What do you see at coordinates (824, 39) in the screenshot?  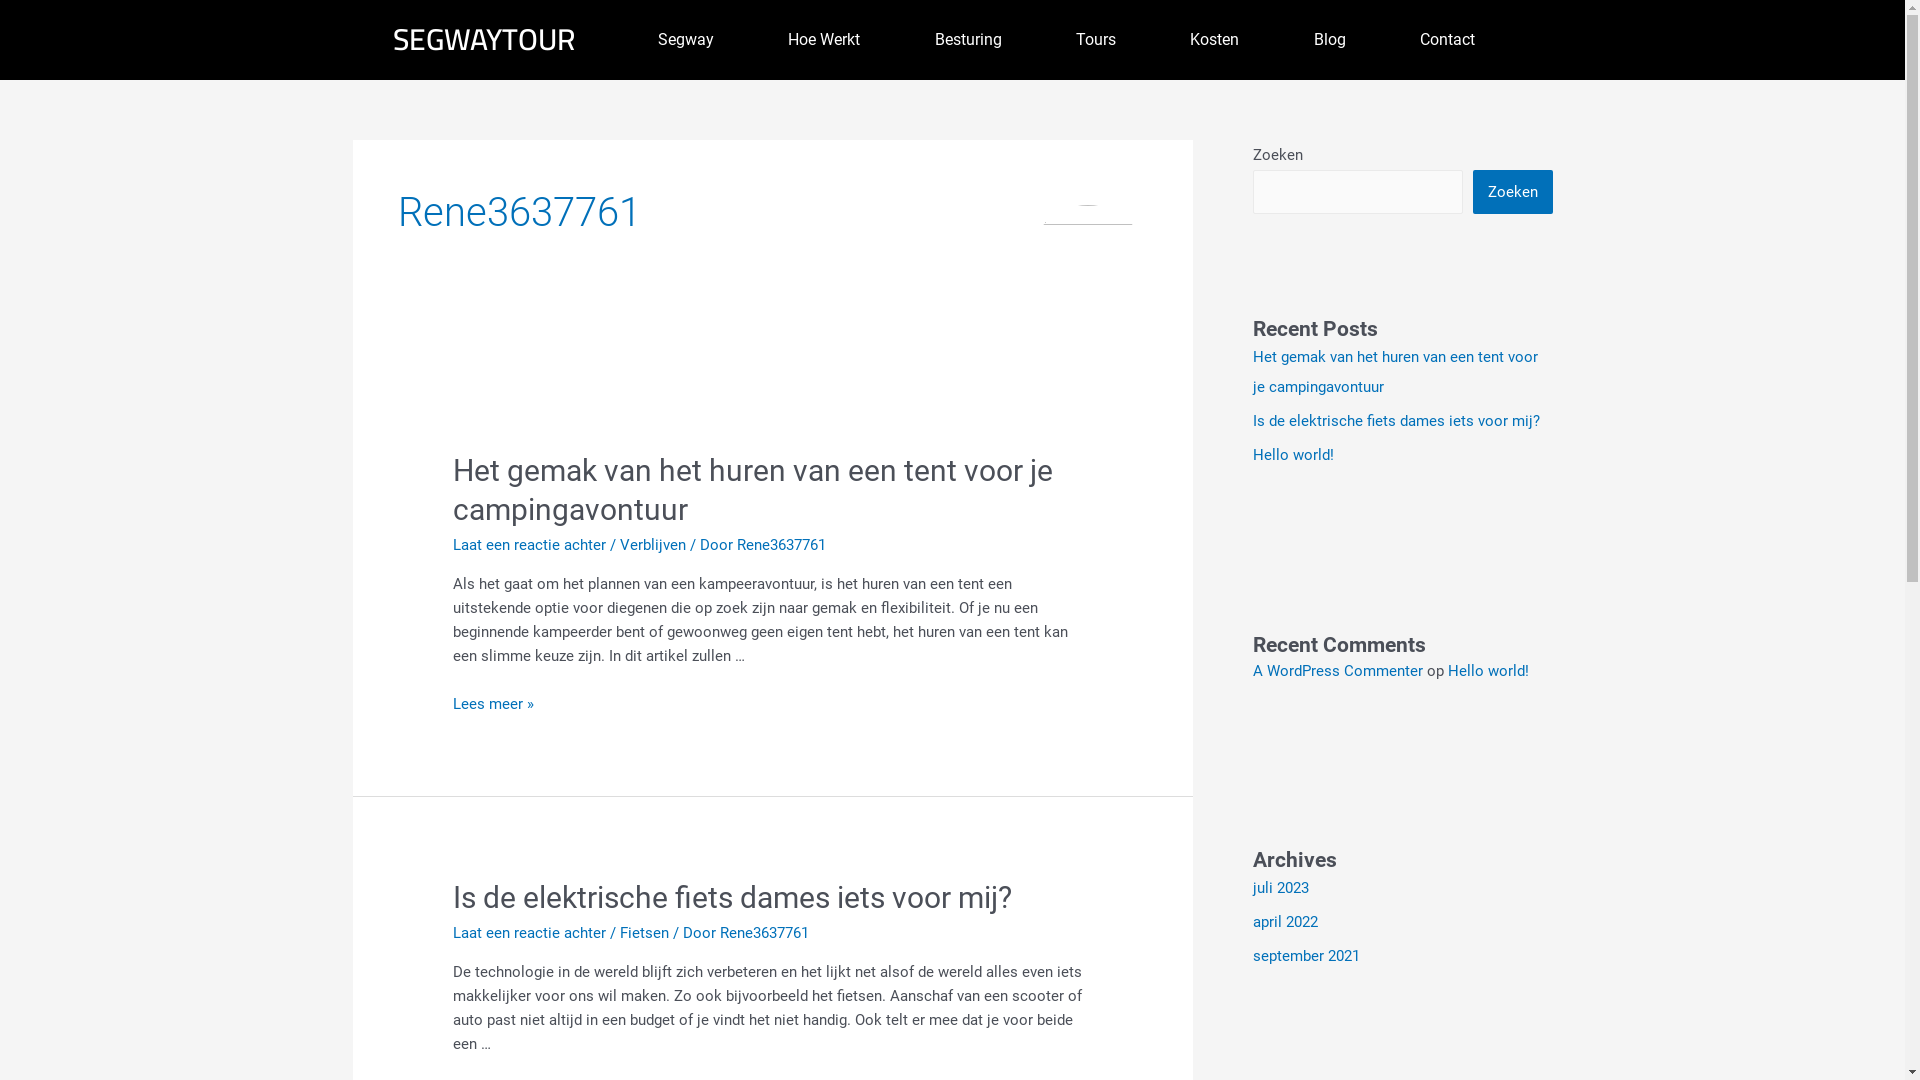 I see `'Hoe Werkt'` at bounding box center [824, 39].